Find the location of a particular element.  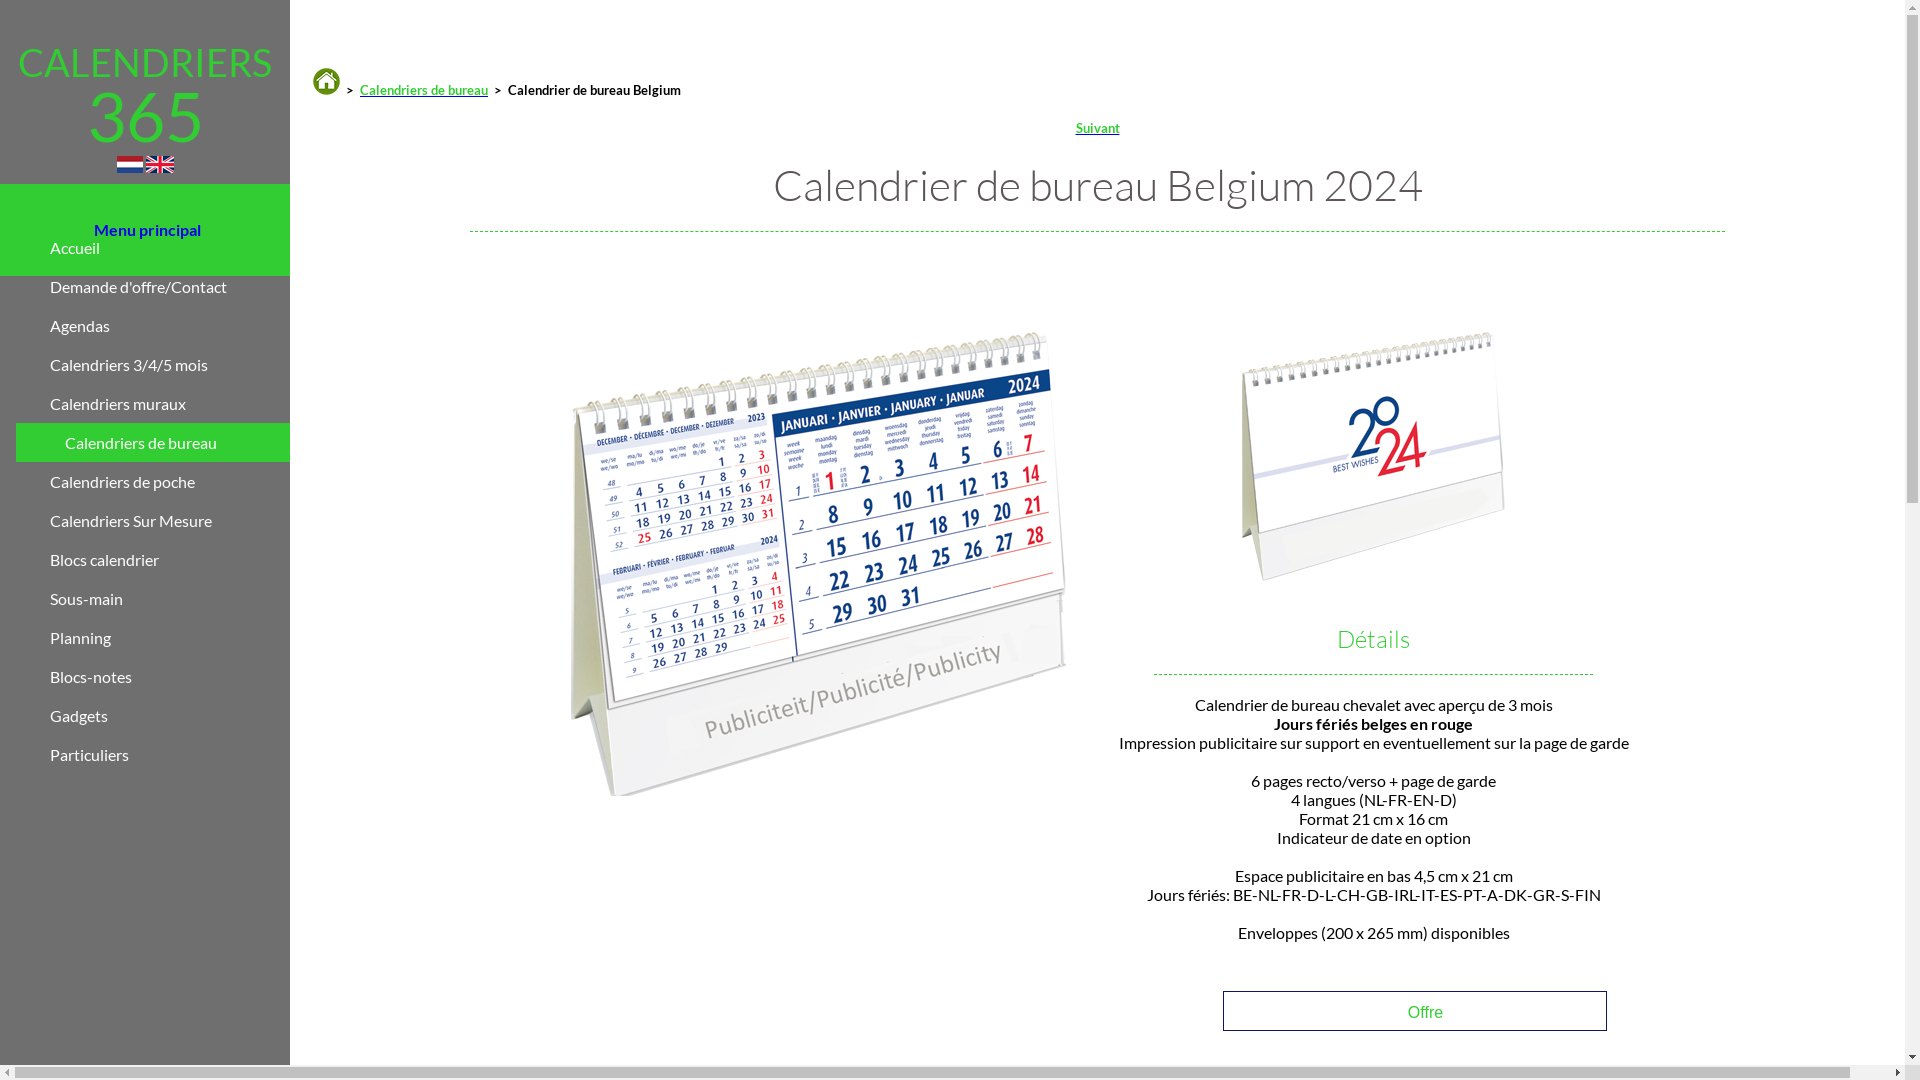

'Calendriers de poche' is located at coordinates (169, 481).